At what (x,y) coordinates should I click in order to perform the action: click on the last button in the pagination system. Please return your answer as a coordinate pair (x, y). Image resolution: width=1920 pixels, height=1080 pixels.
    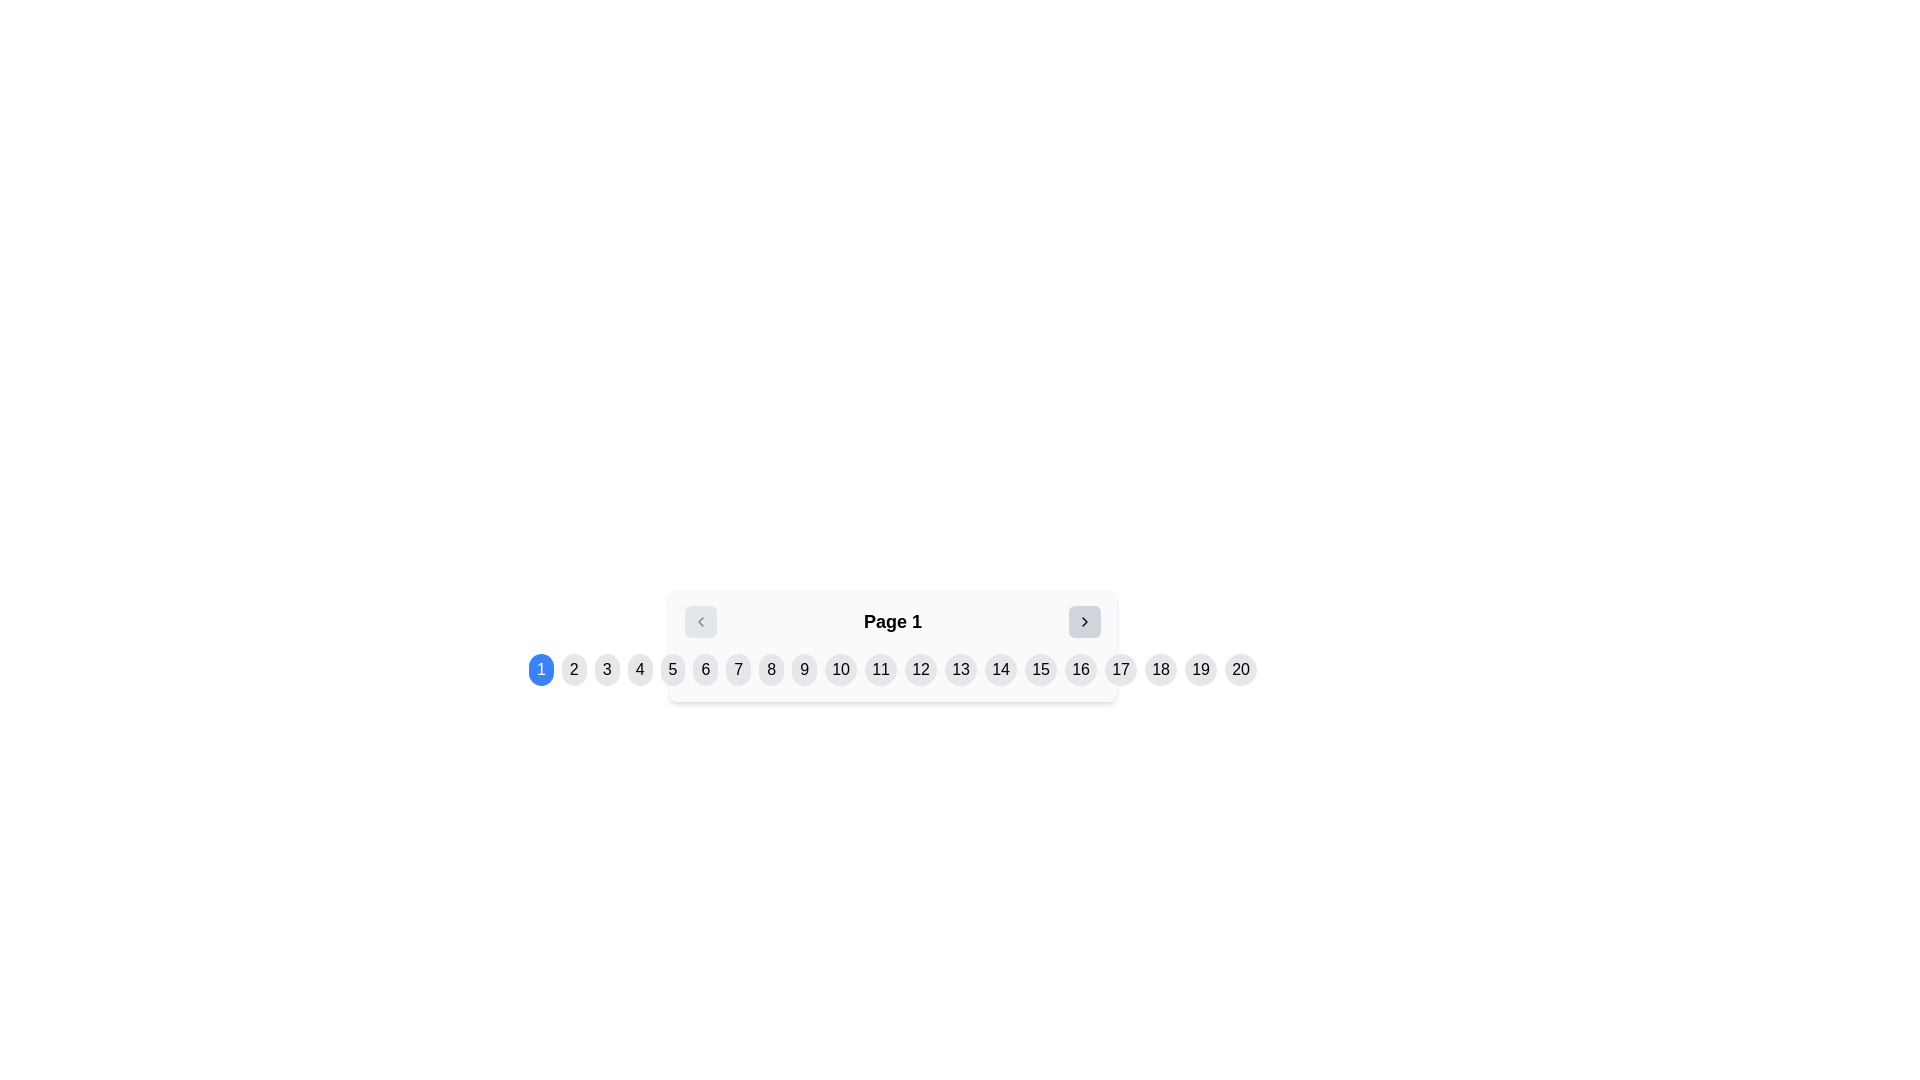
    Looking at the image, I should click on (1240, 670).